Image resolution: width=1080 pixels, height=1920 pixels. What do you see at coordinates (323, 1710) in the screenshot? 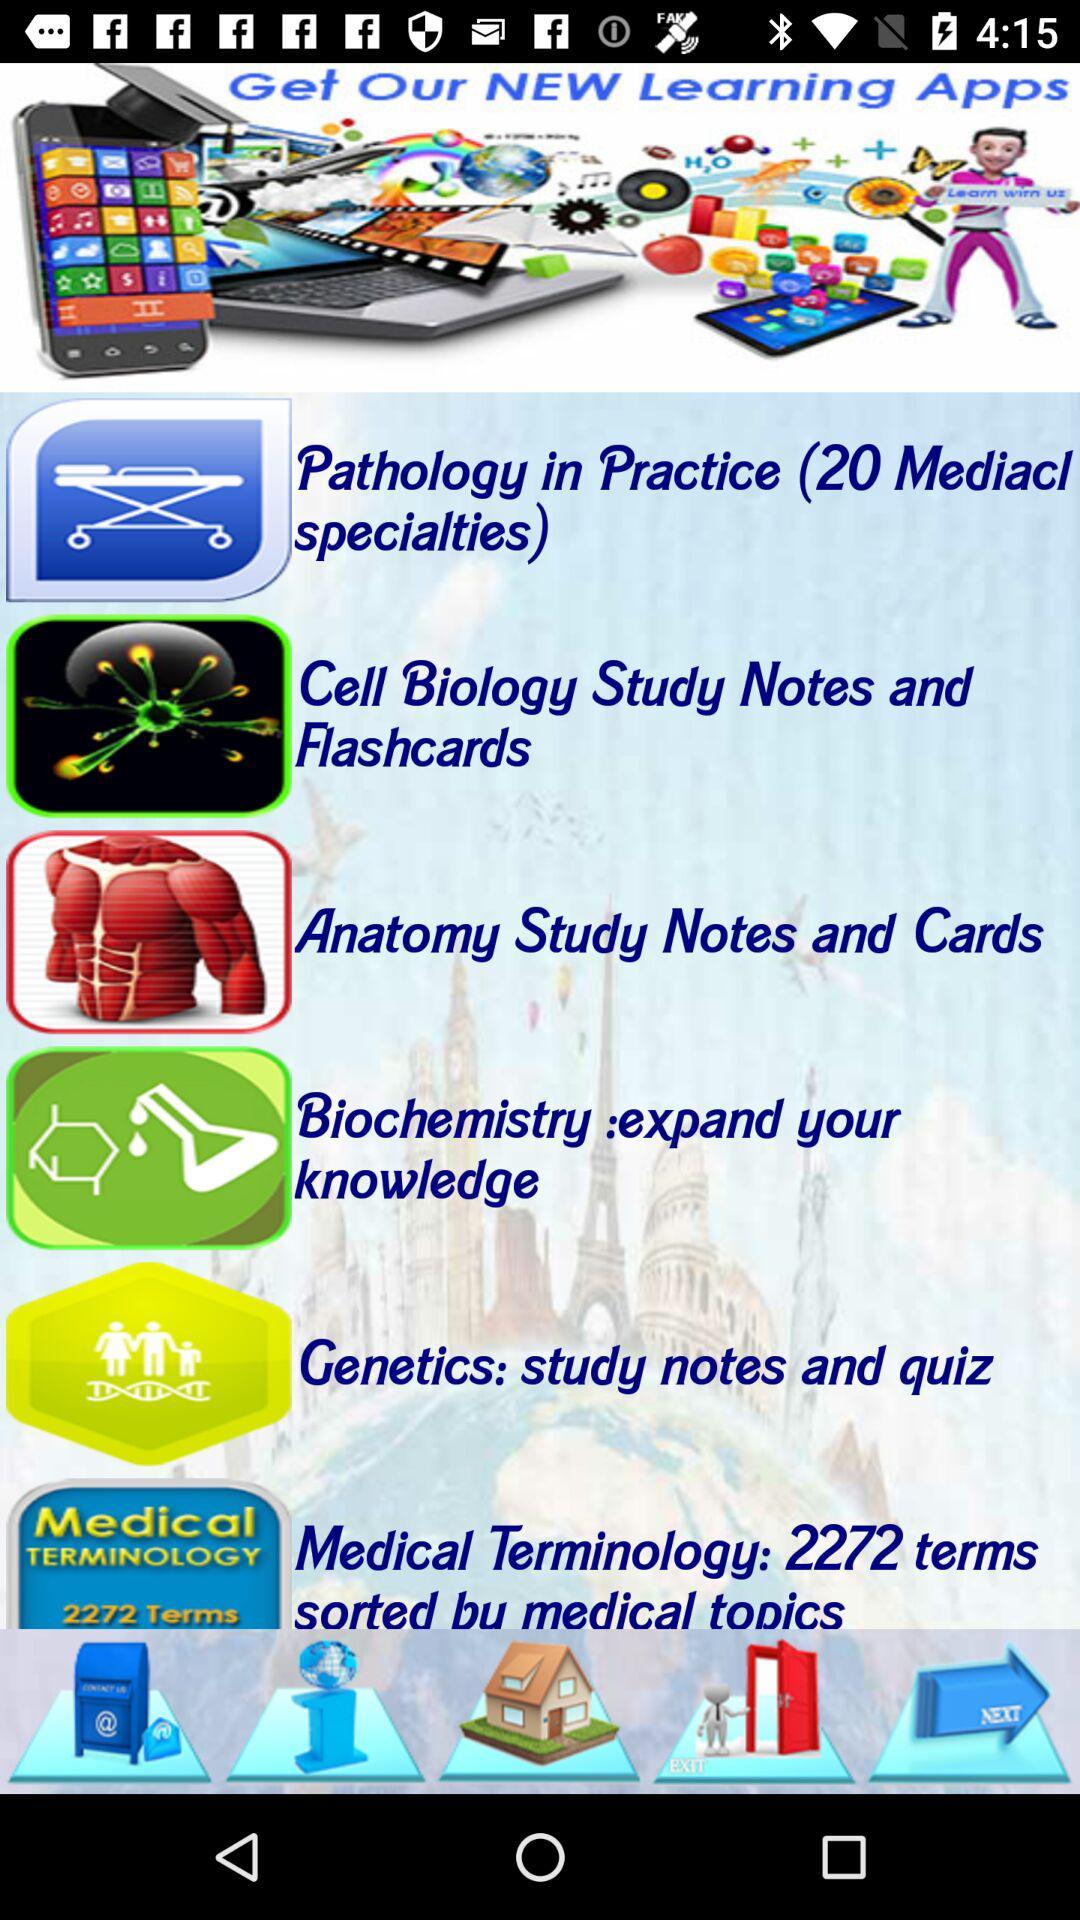
I see `internet search` at bounding box center [323, 1710].